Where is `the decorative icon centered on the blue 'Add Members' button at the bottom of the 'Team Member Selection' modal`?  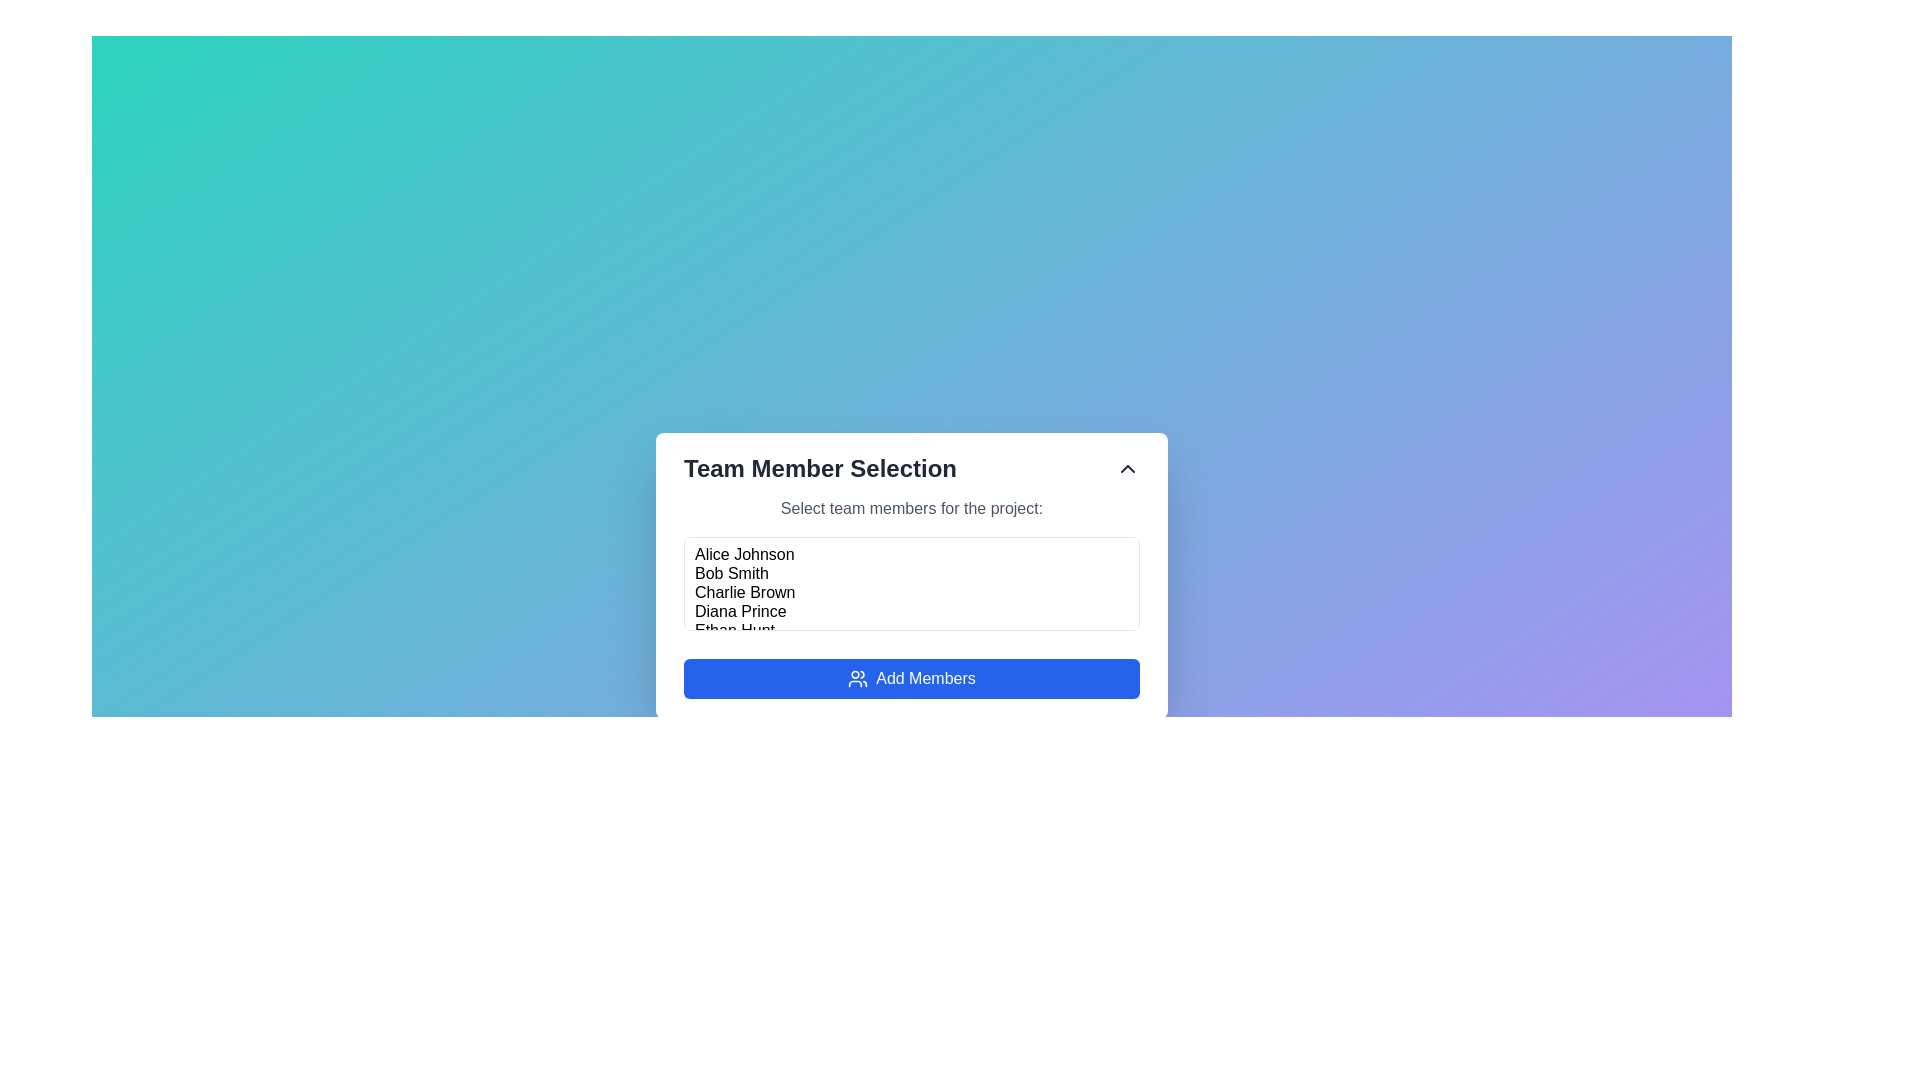 the decorative icon centered on the blue 'Add Members' button at the bottom of the 'Team Member Selection' modal is located at coordinates (858, 678).